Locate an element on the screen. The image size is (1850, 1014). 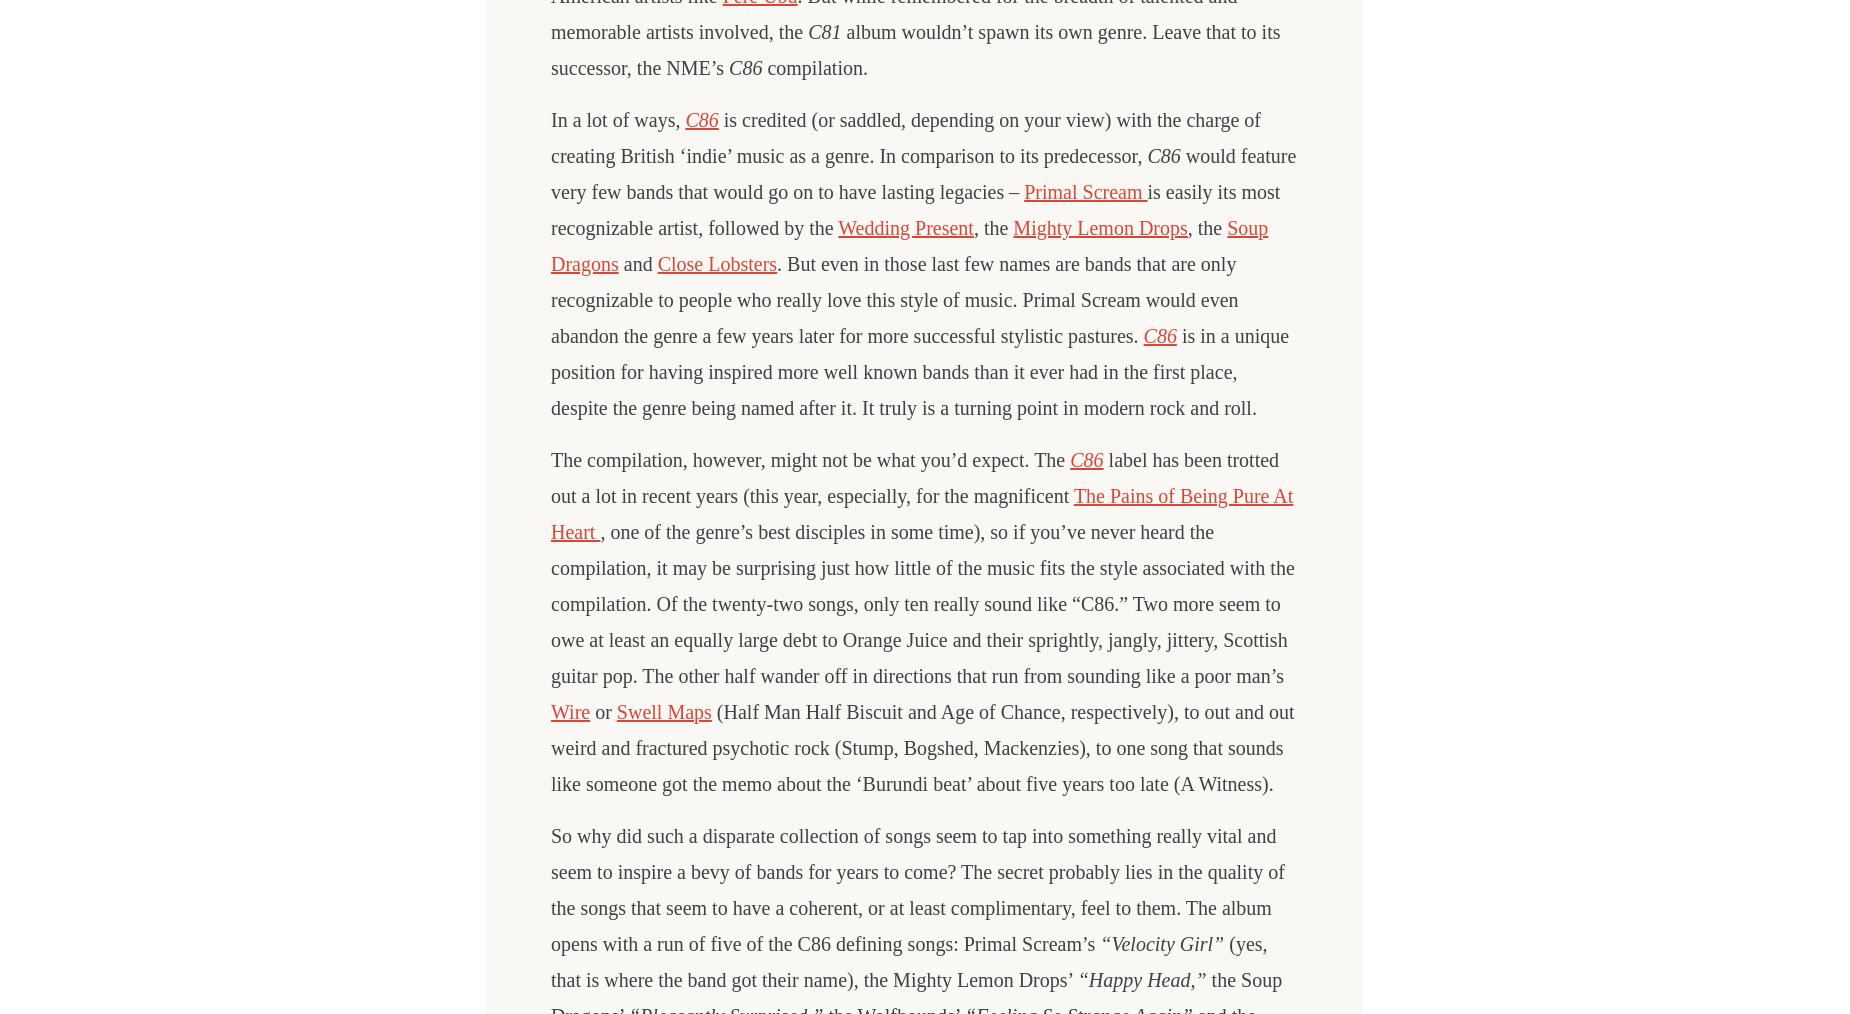
'In a lot of ways,' is located at coordinates (618, 119).